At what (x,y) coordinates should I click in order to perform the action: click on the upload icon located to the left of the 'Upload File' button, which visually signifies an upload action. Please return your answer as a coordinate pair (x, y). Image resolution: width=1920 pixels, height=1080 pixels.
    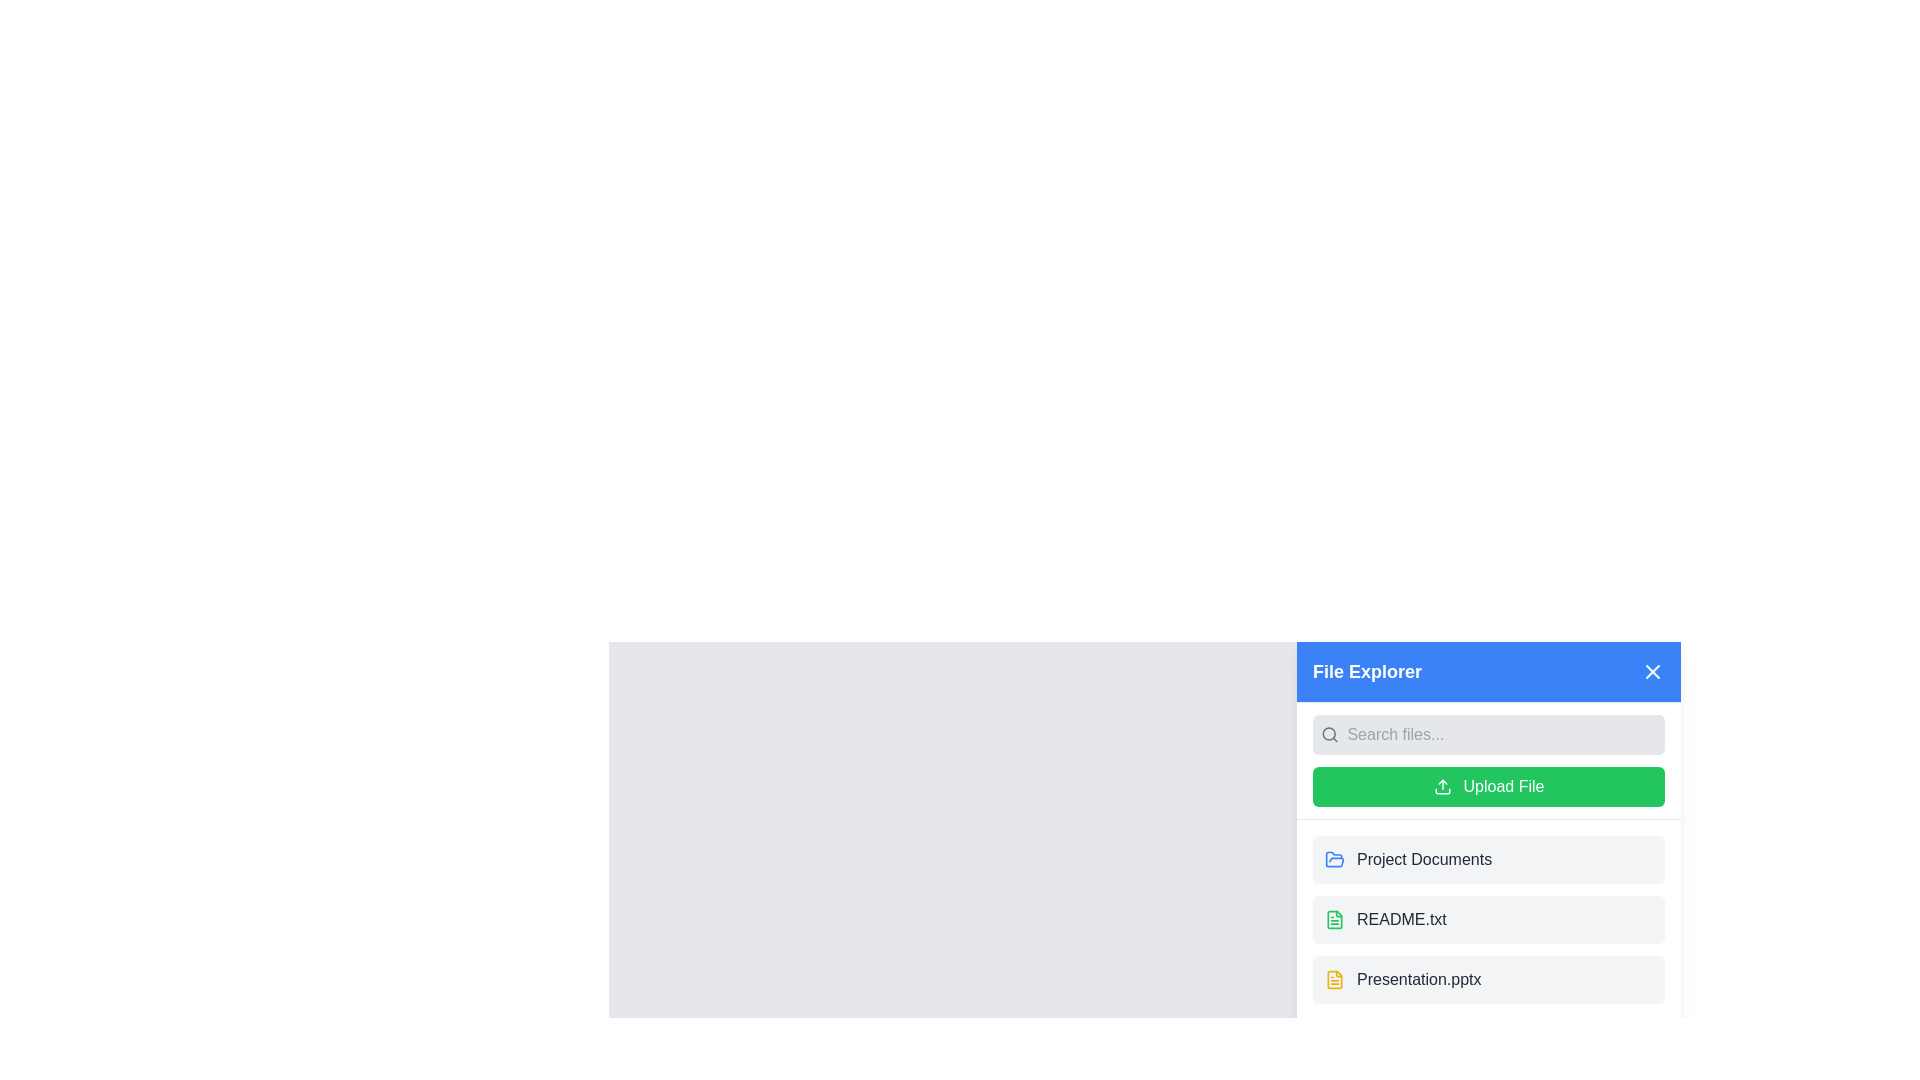
    Looking at the image, I should click on (1442, 785).